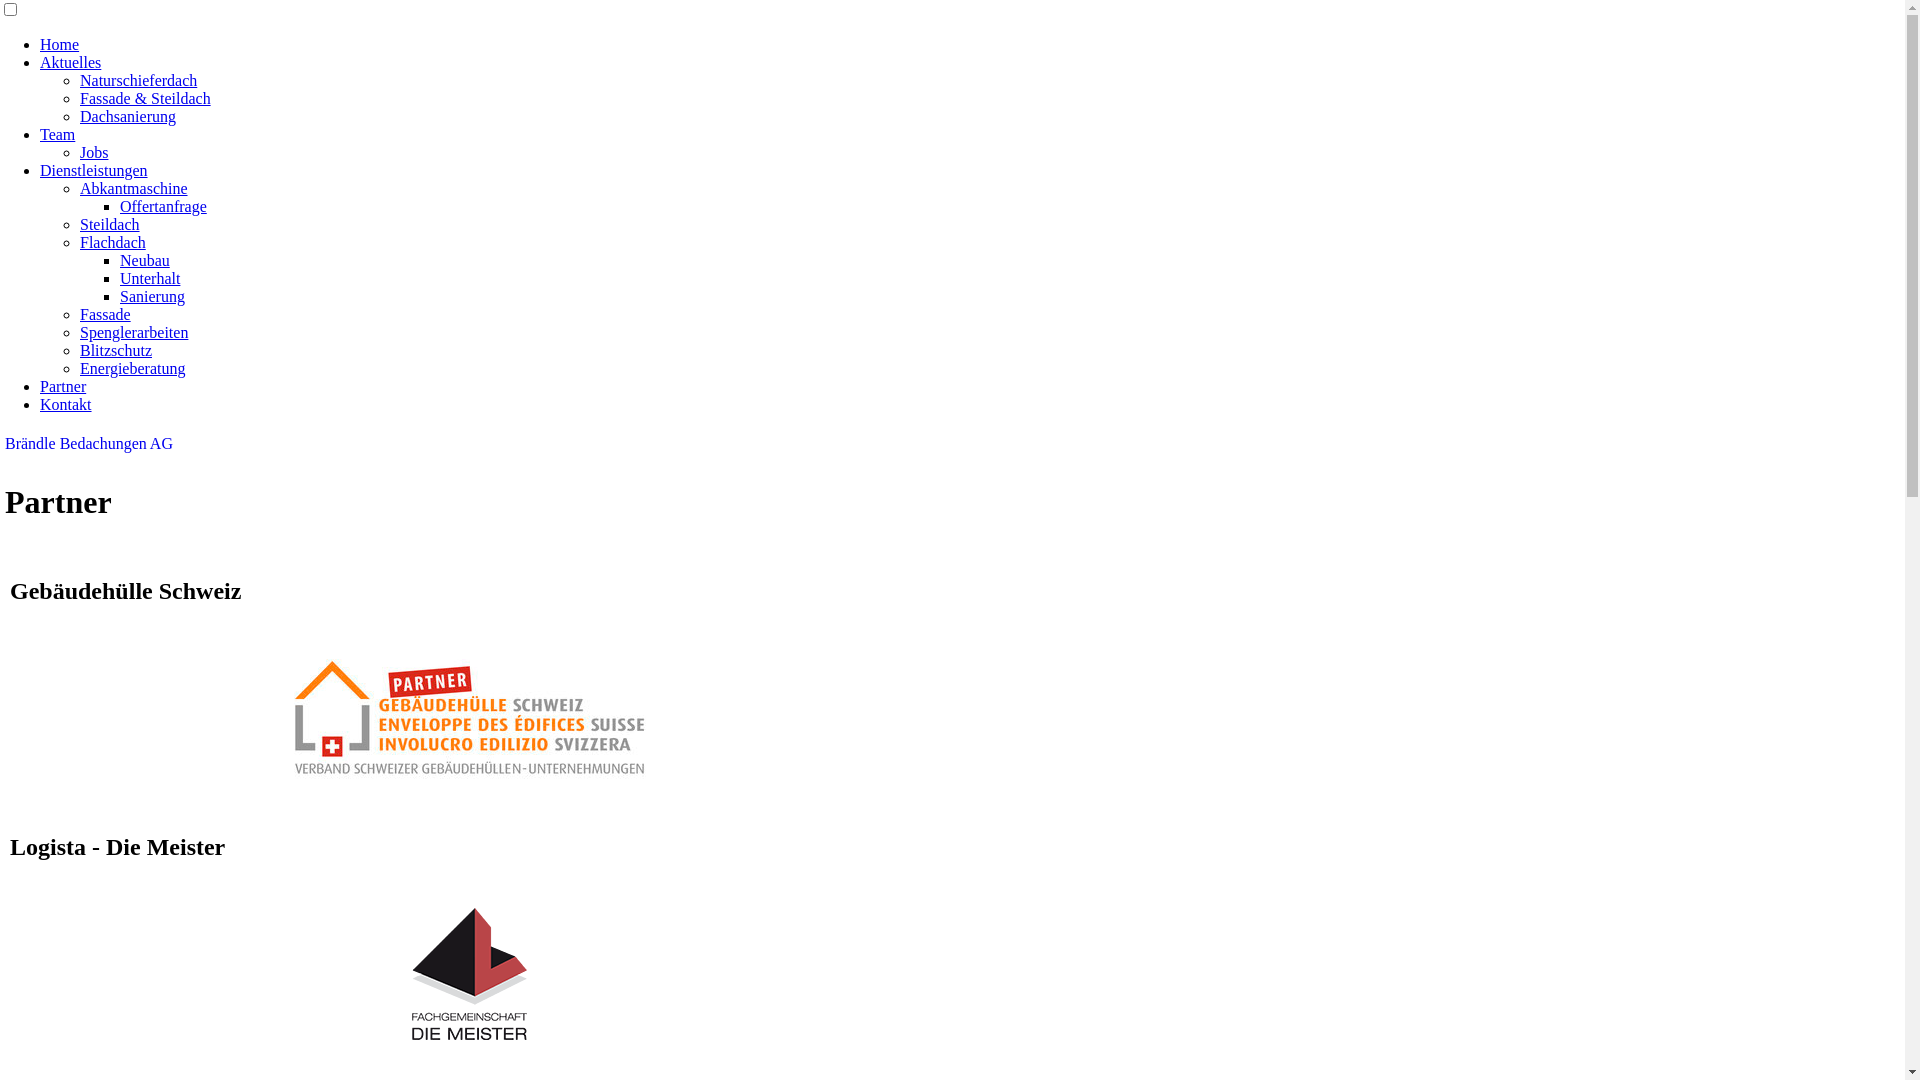  I want to click on 'Partner', so click(39, 386).